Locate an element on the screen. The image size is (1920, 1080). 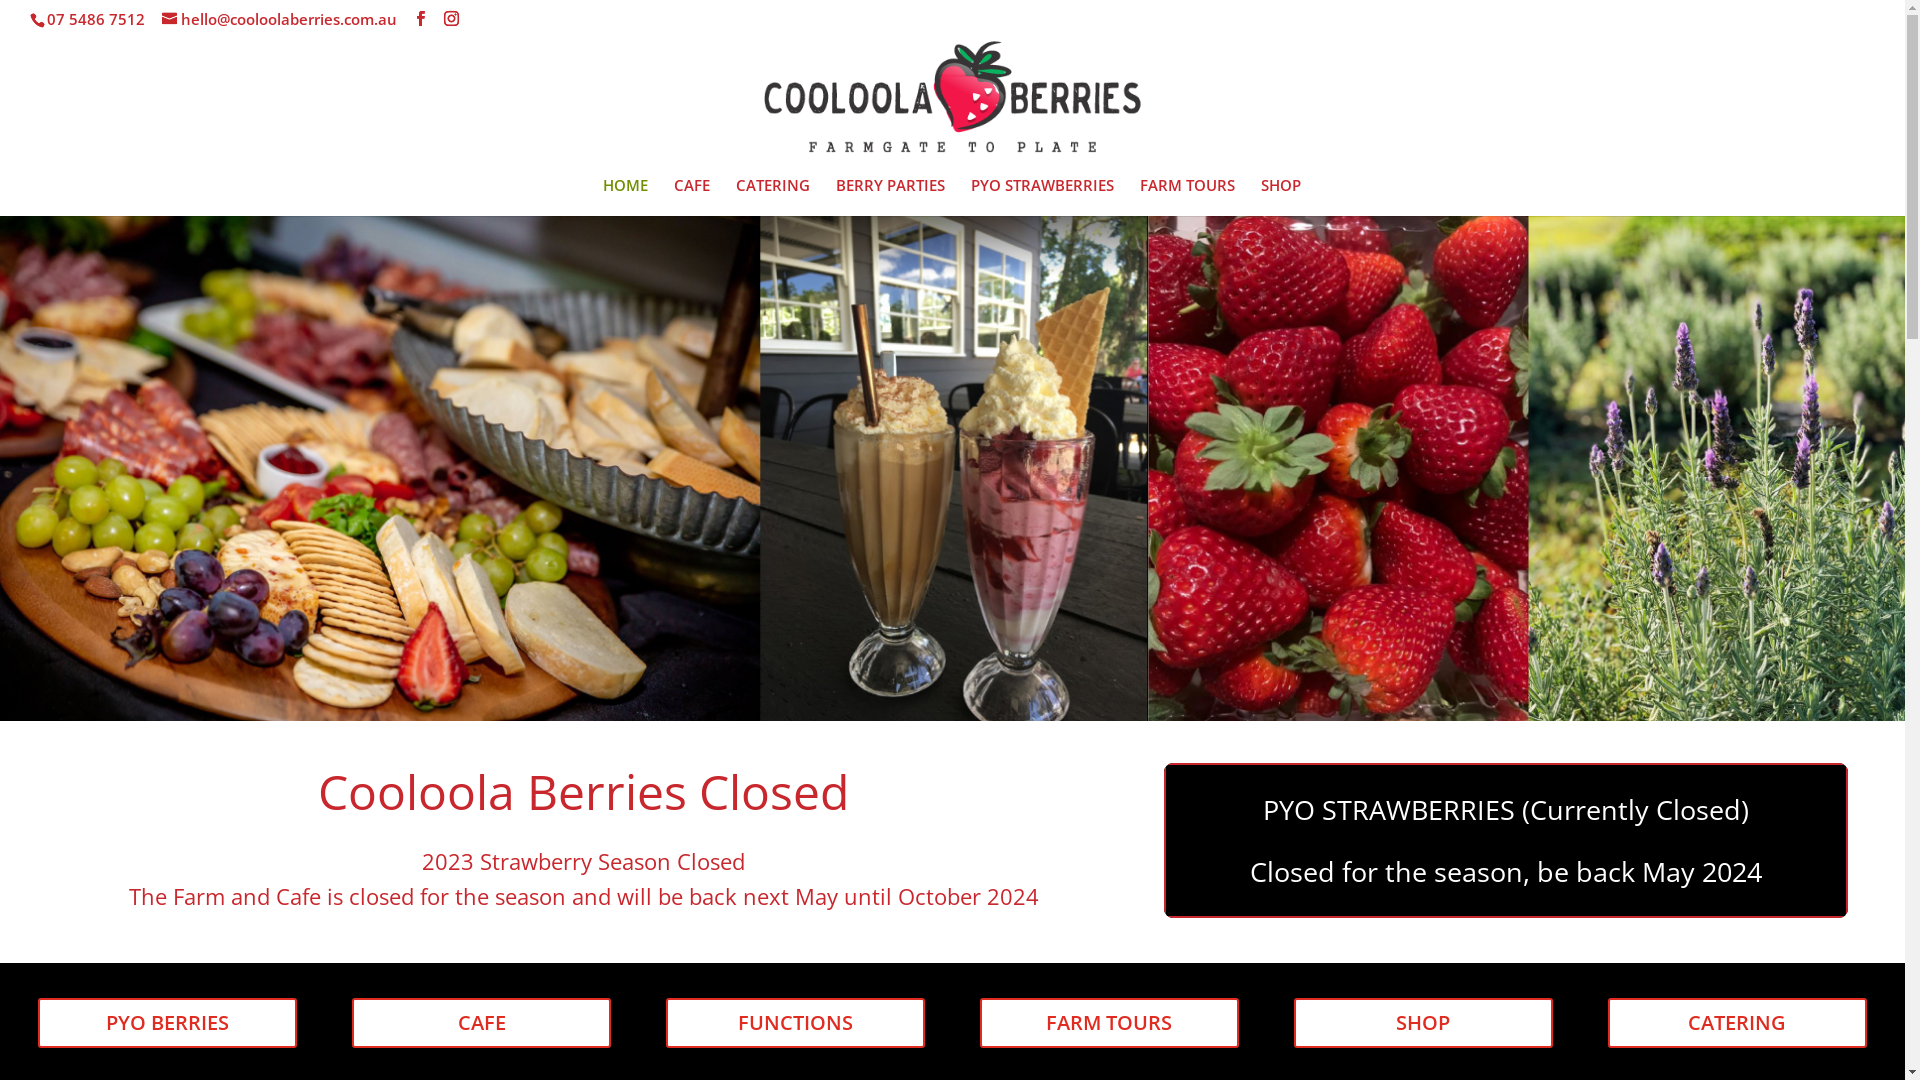
'HOME' is located at coordinates (623, 196).